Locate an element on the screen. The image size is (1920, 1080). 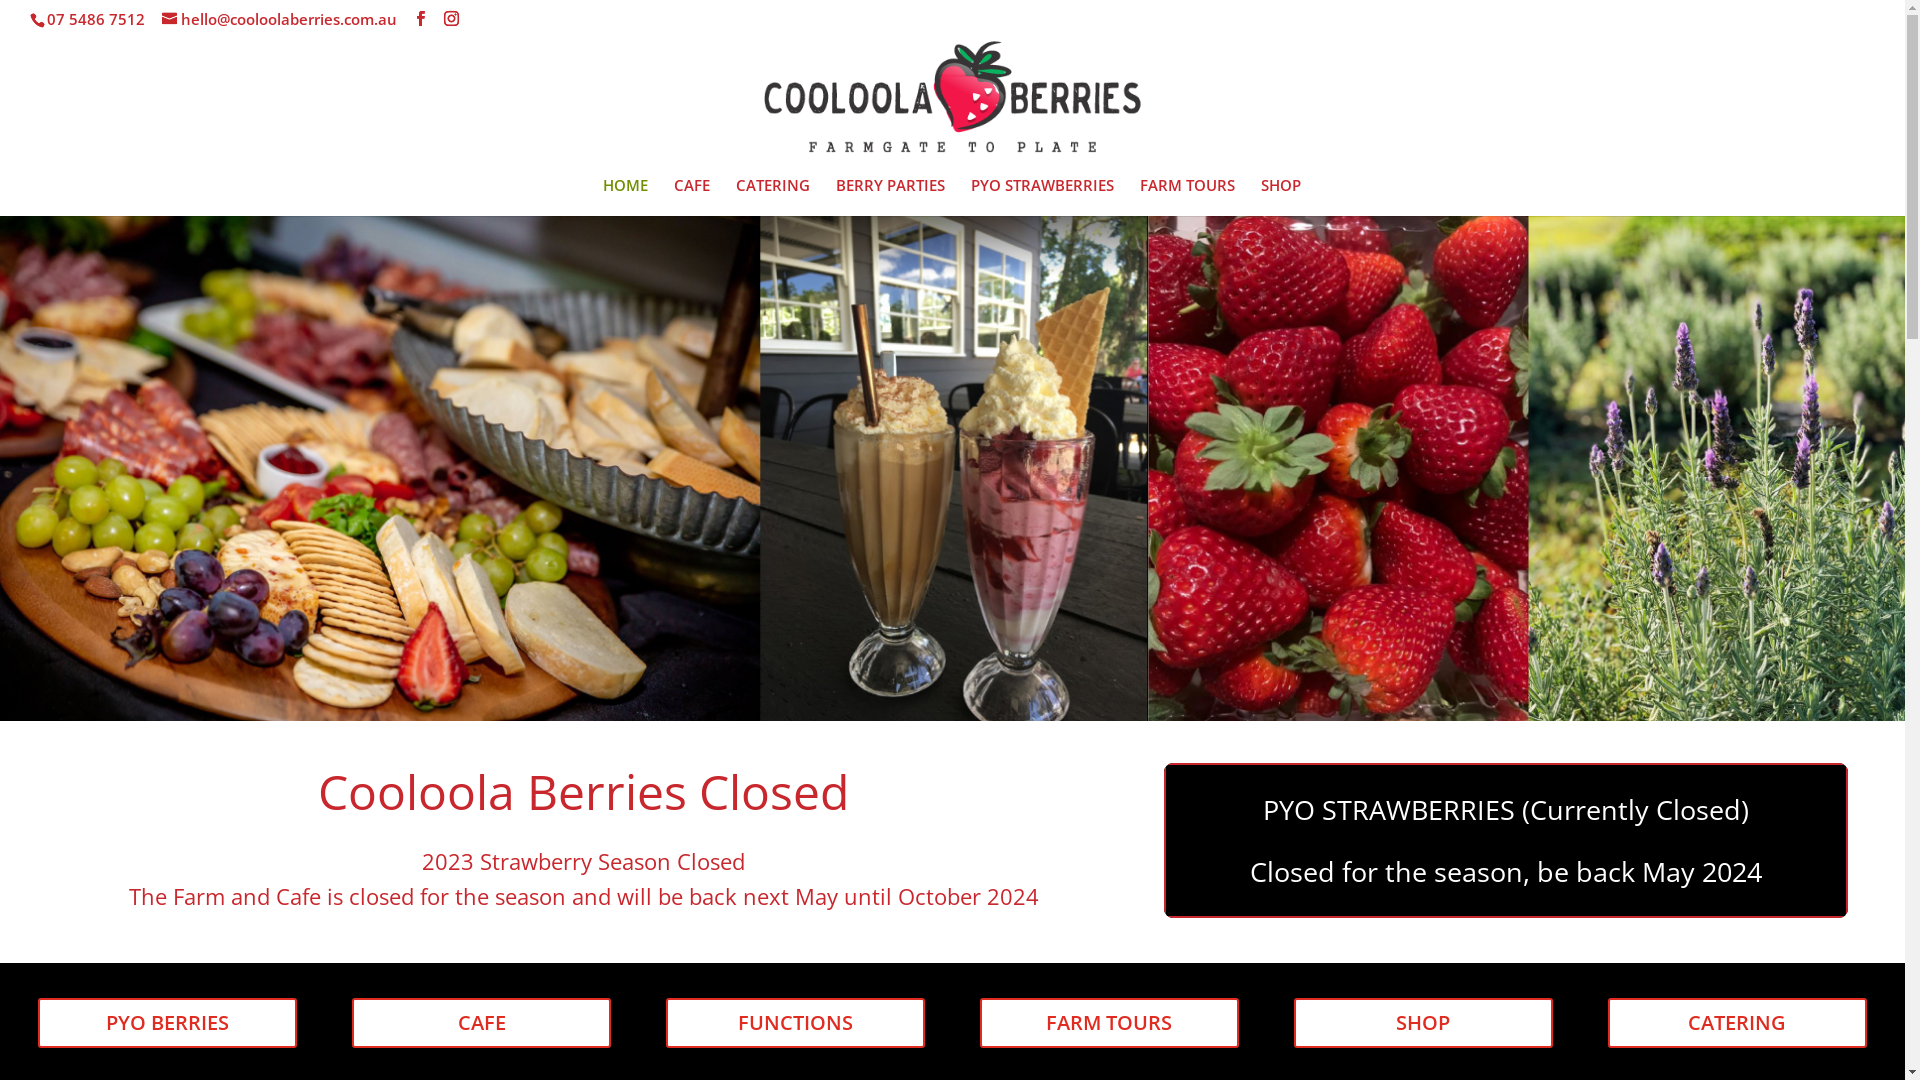
'HOME' is located at coordinates (623, 196).